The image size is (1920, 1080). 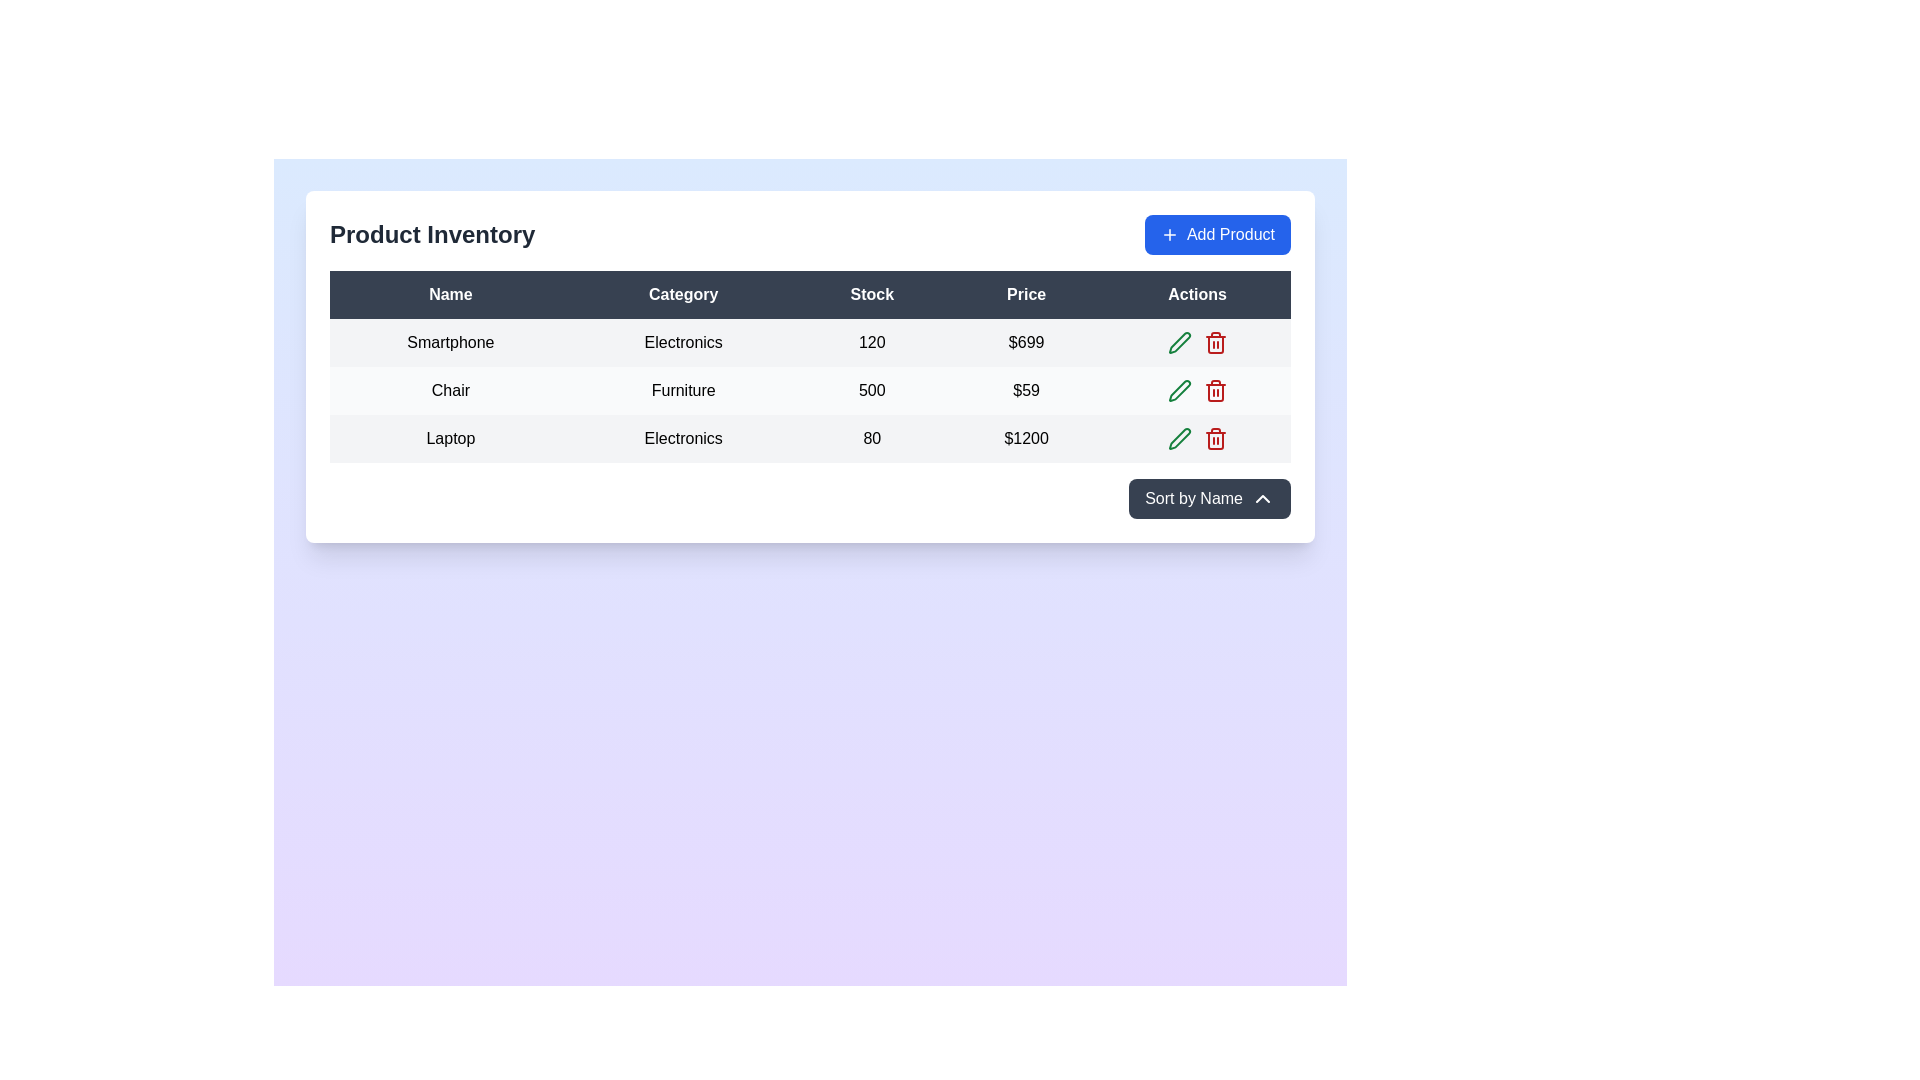 I want to click on the static text element containing the word 'Furniture' located in the second row under the 'Category' column of the 'Product Inventory' UI, so click(x=683, y=390).